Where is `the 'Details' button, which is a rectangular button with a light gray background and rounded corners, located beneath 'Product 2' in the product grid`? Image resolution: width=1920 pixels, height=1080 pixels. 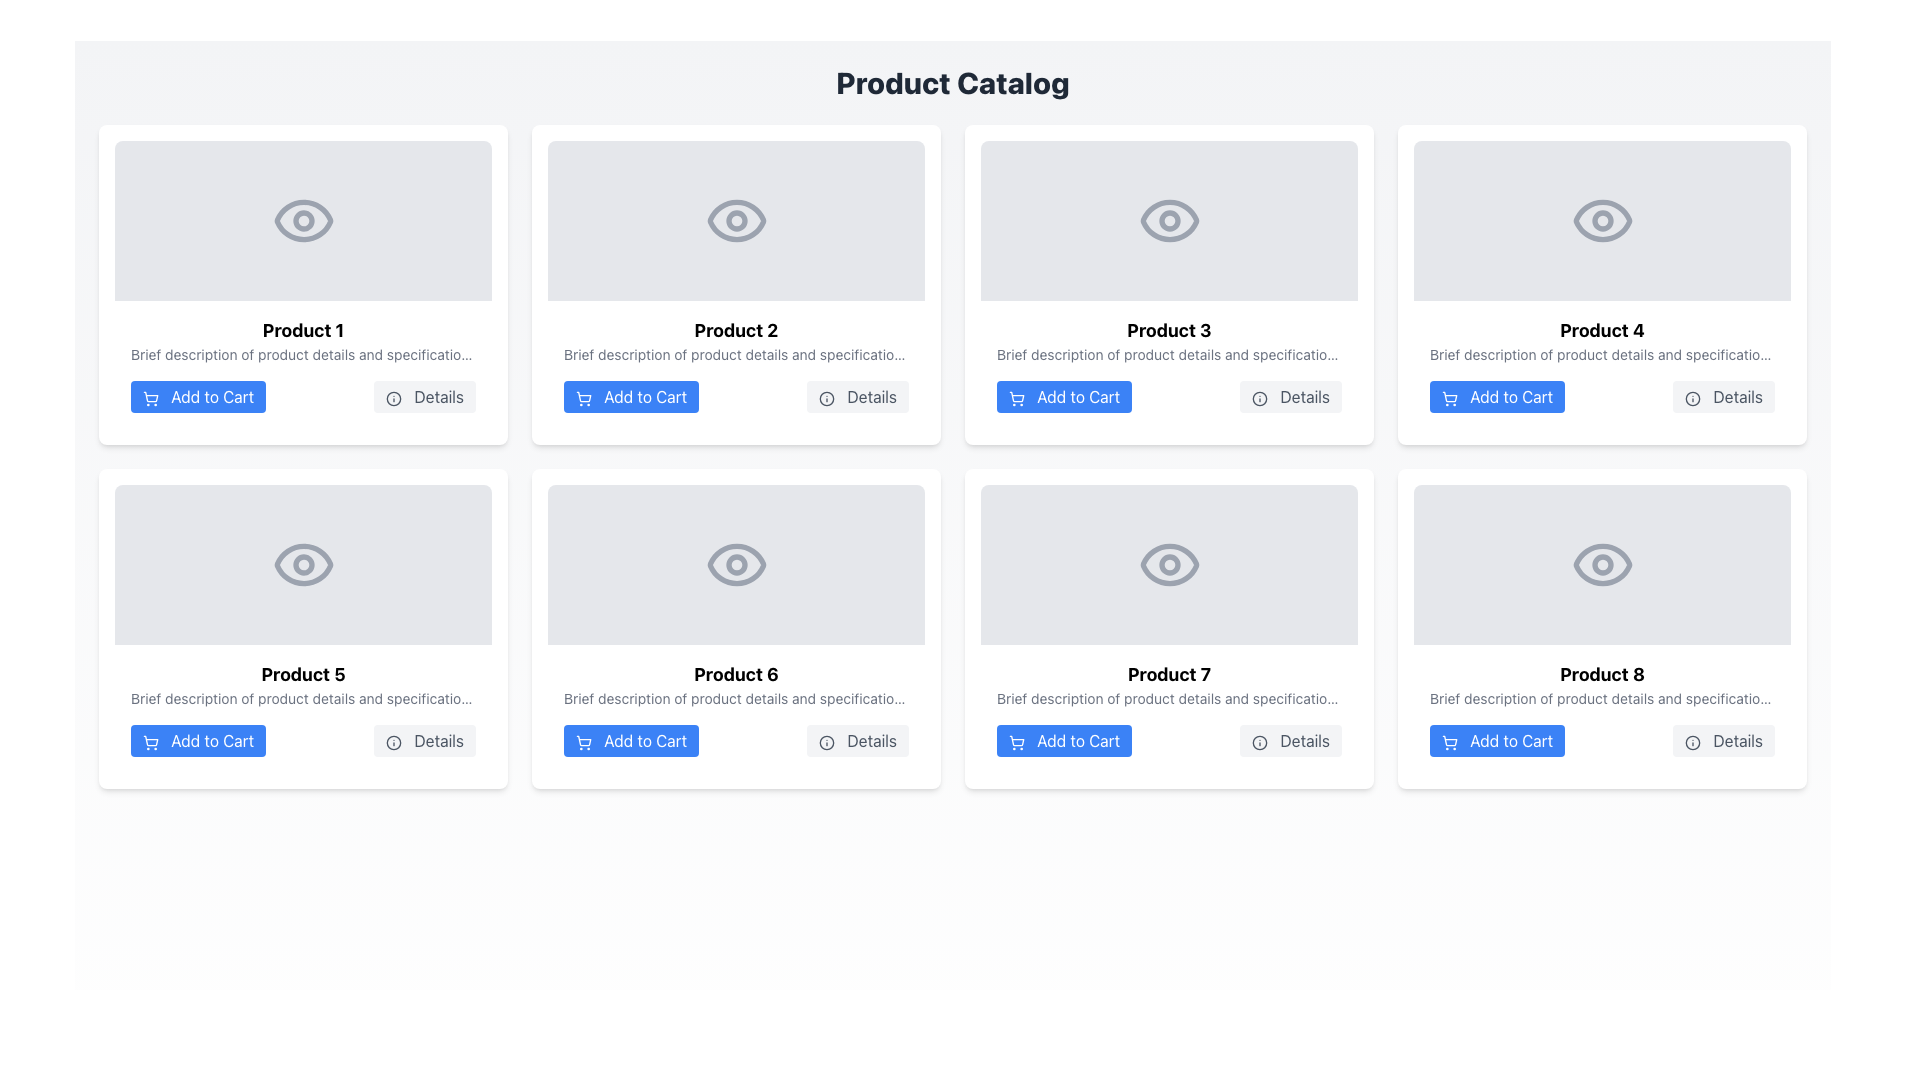
the 'Details' button, which is a rectangular button with a light gray background and rounded corners, located beneath 'Product 2' in the product grid is located at coordinates (858, 397).